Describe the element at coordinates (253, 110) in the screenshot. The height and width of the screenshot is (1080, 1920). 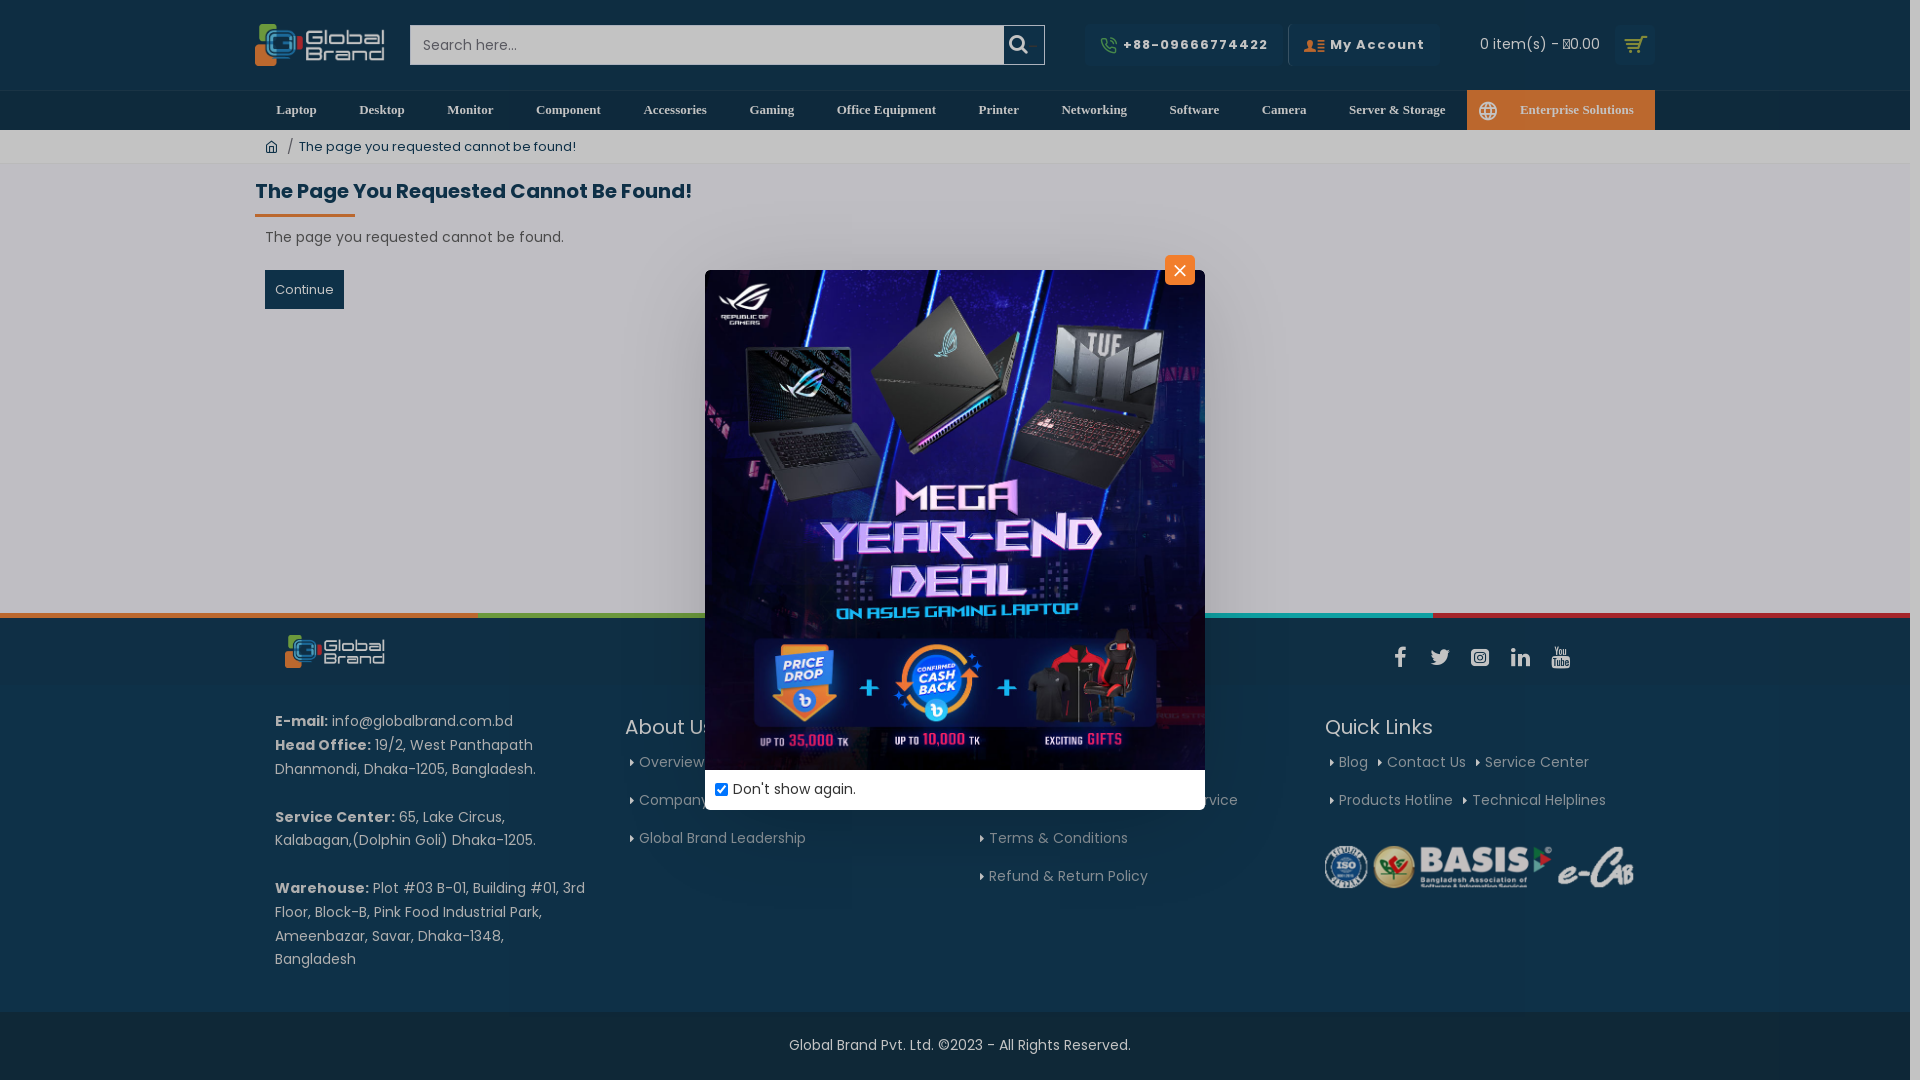
I see `'Laptop'` at that location.